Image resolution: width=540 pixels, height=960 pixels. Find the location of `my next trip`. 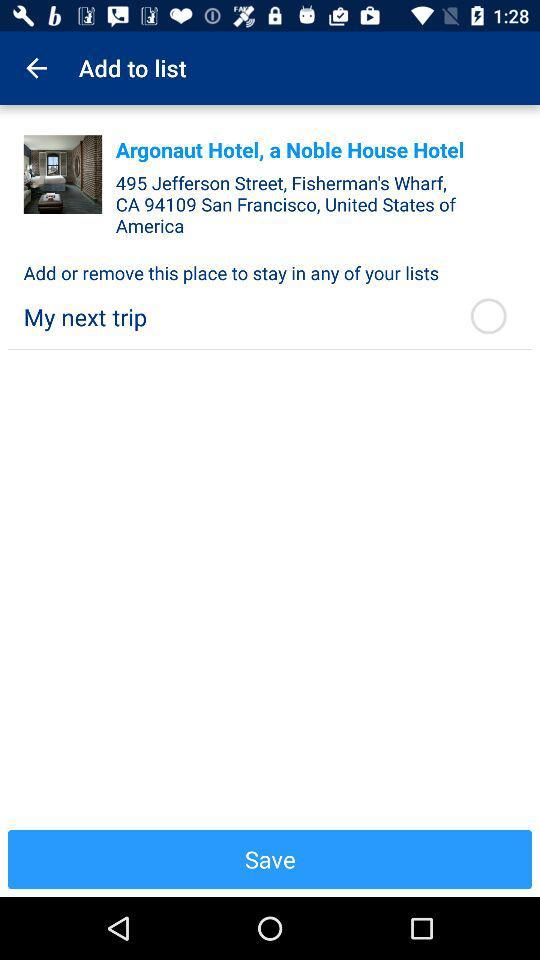

my next trip is located at coordinates (233, 317).